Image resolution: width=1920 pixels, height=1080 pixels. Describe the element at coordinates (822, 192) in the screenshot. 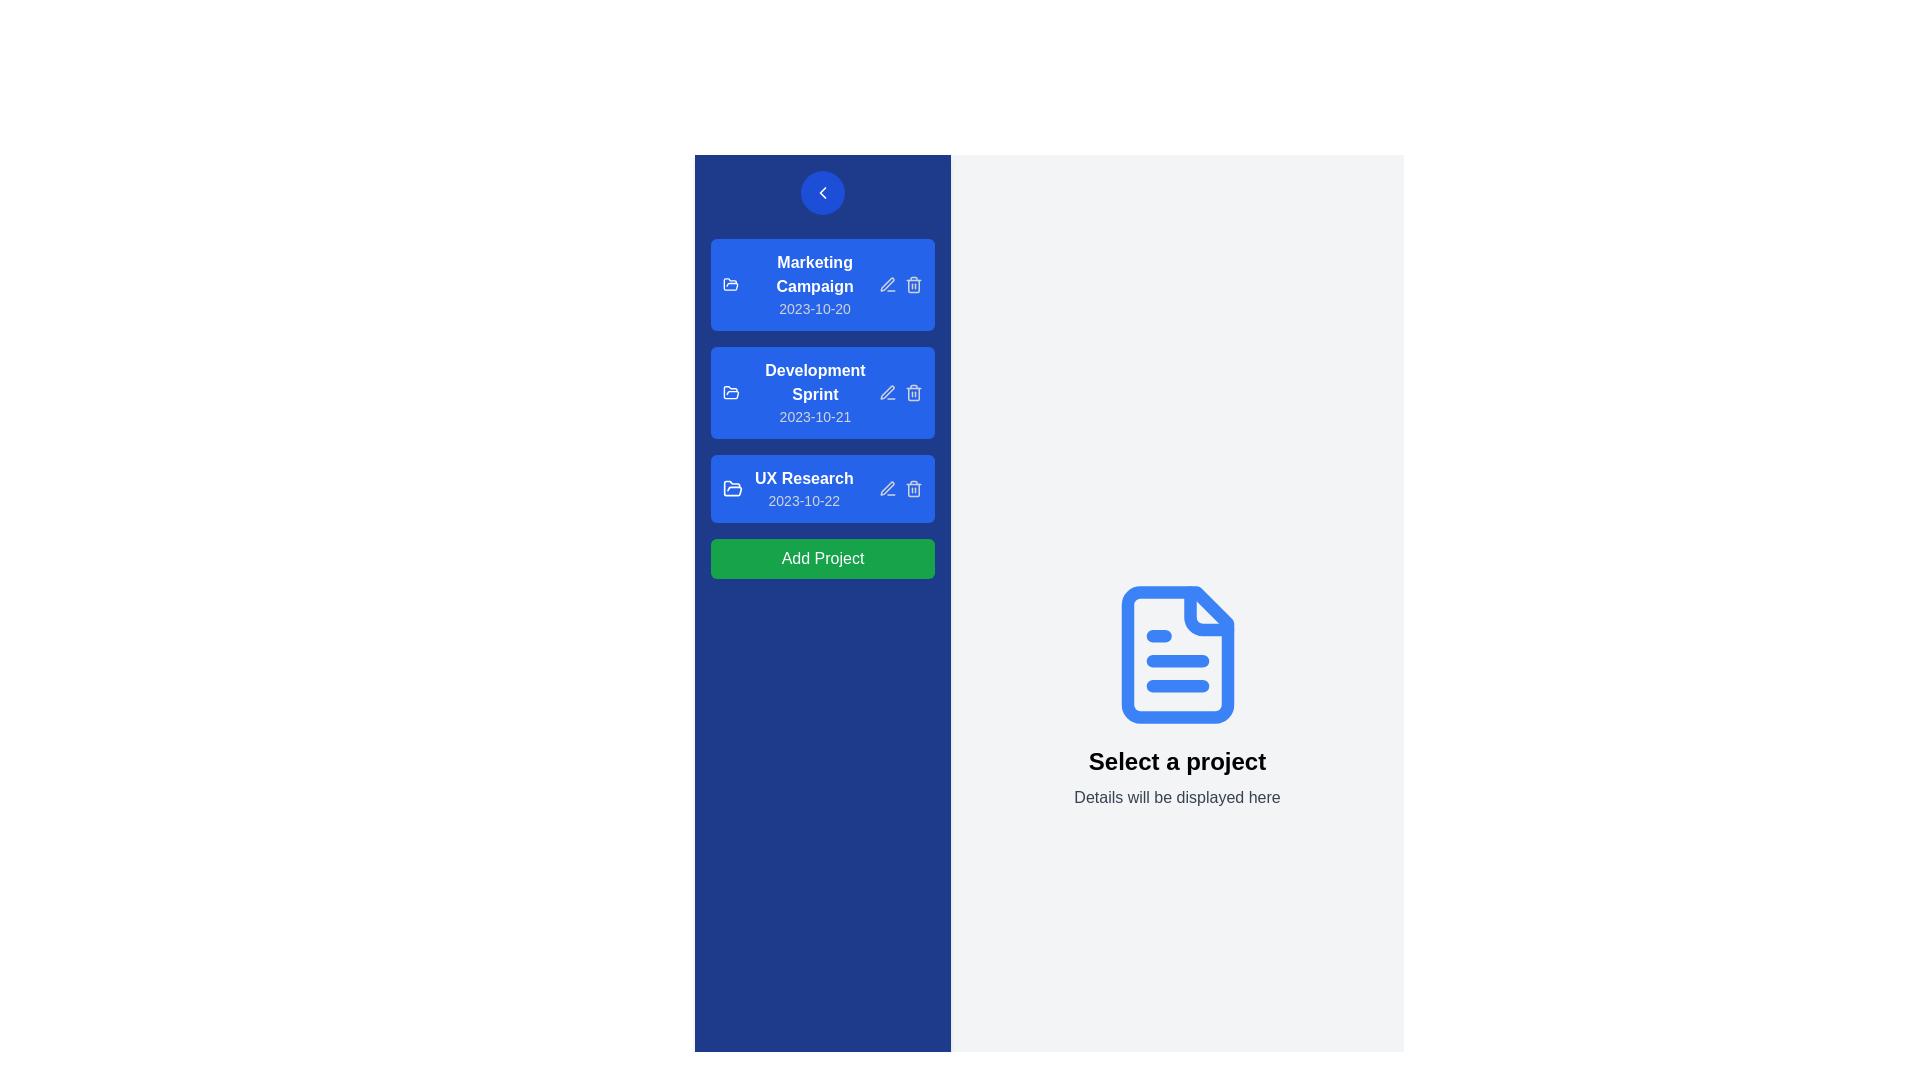

I see `the left-chevron-shaped icon located in the vertical blue navigation bar near the top-left corner of the application interface` at that location.